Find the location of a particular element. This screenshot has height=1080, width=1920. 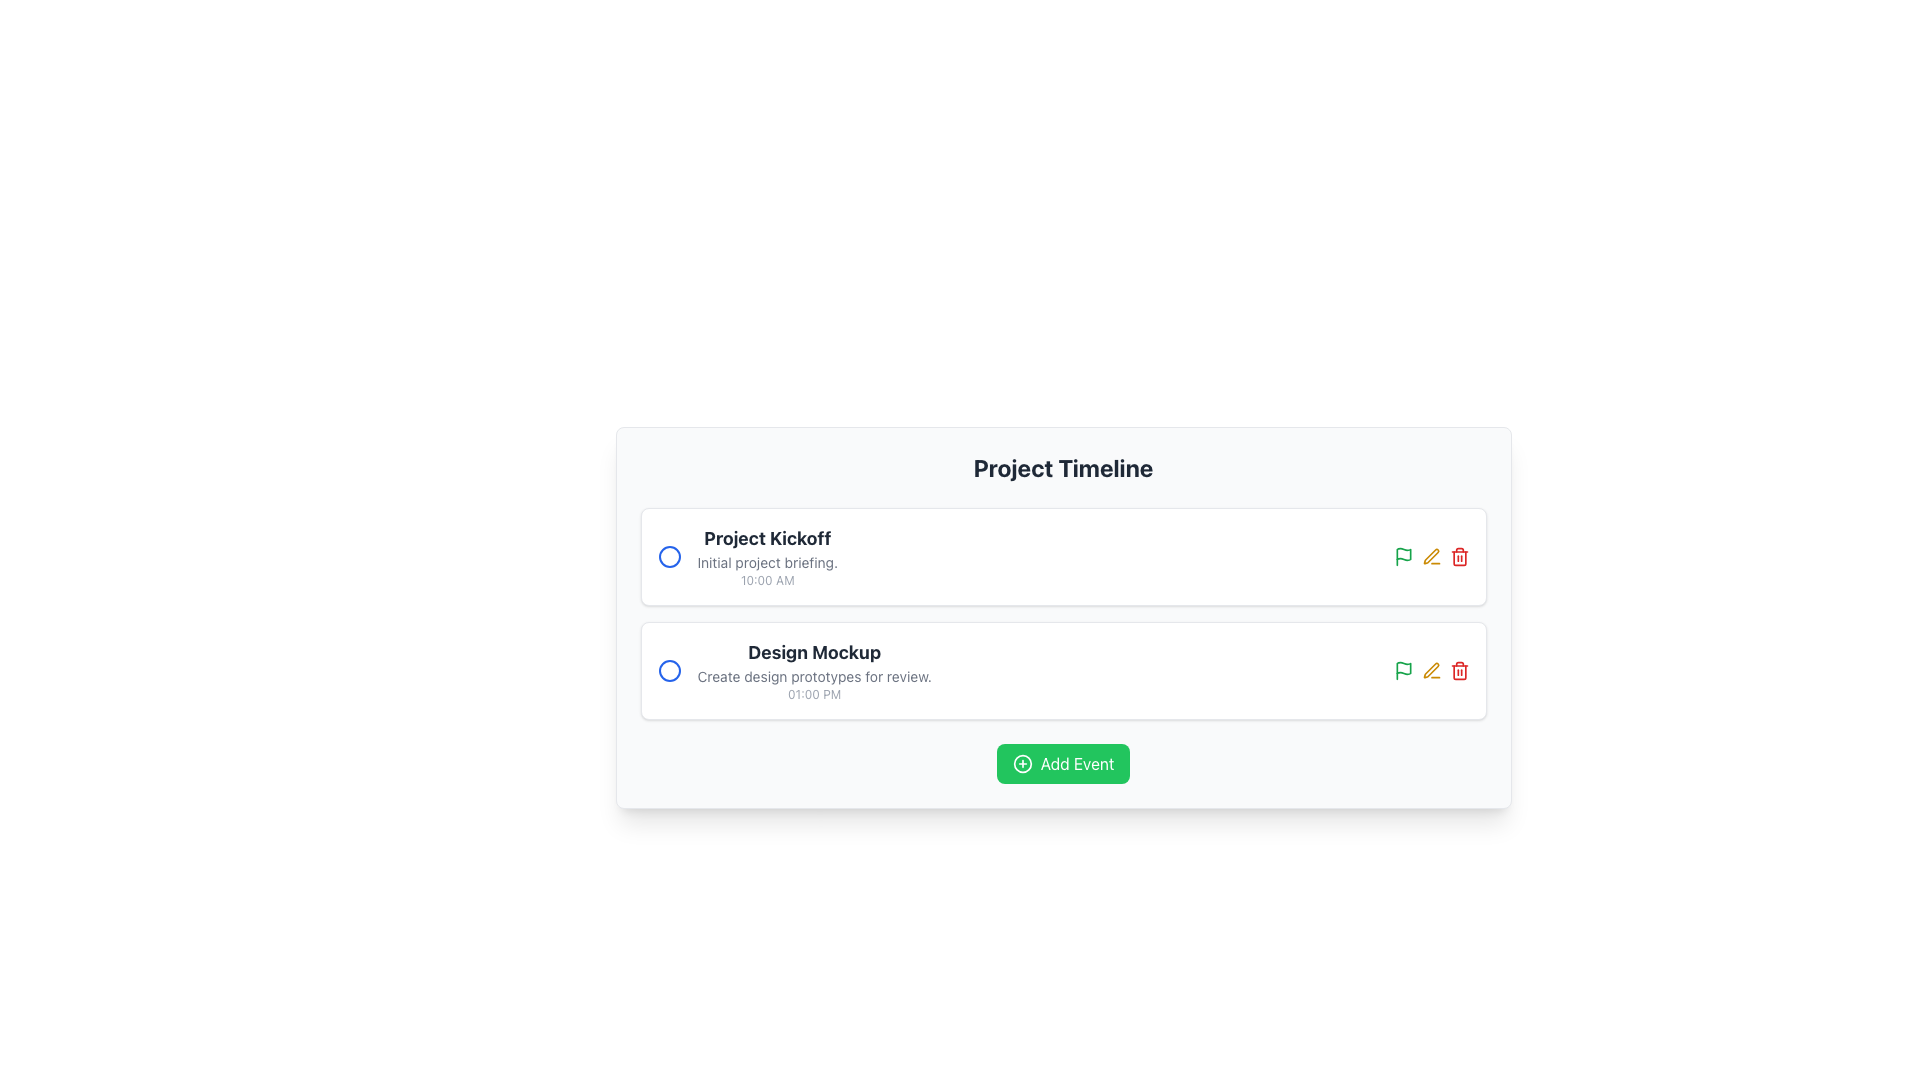

the composite text element located in the center of the second row of the schedule or task list is located at coordinates (793, 671).